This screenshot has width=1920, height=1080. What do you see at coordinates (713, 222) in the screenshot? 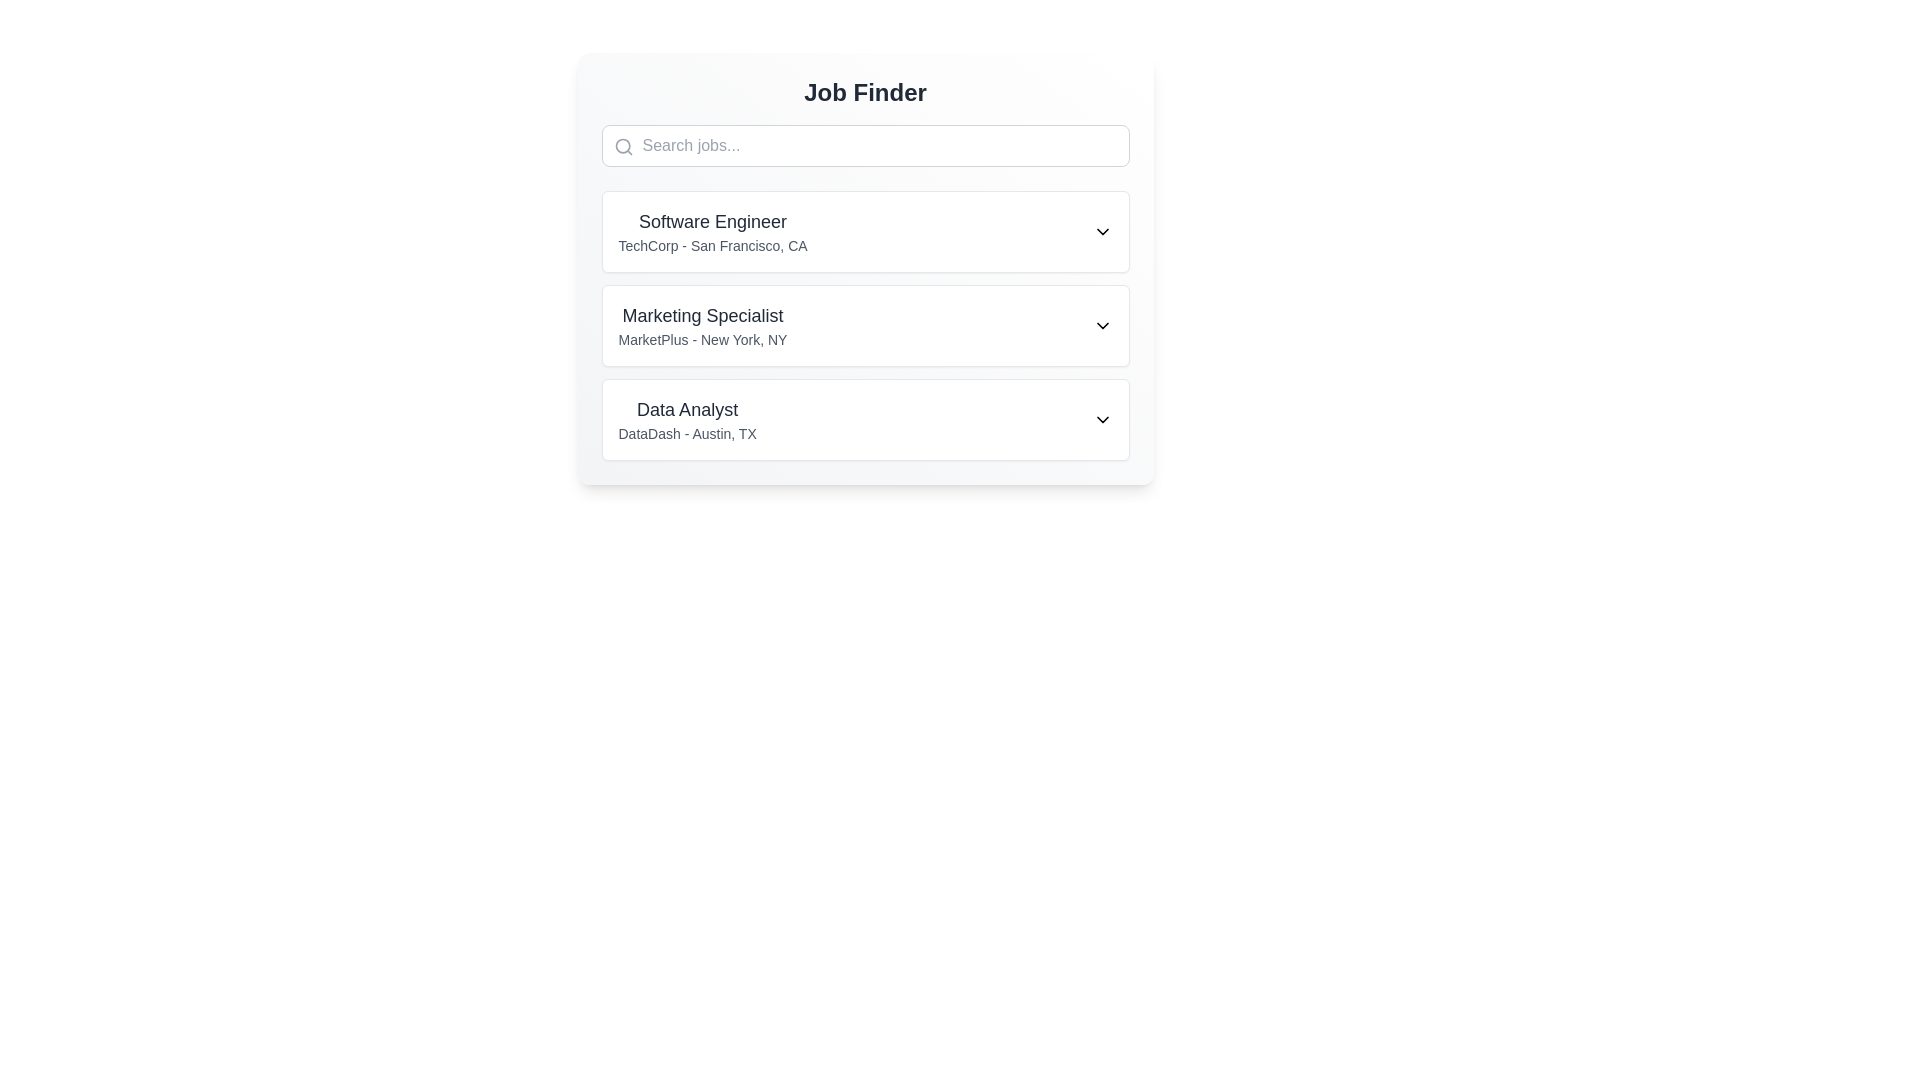
I see `the Static text element displaying 'Software Engineer', which is located at the top of the list view in the Job Finder card` at bounding box center [713, 222].